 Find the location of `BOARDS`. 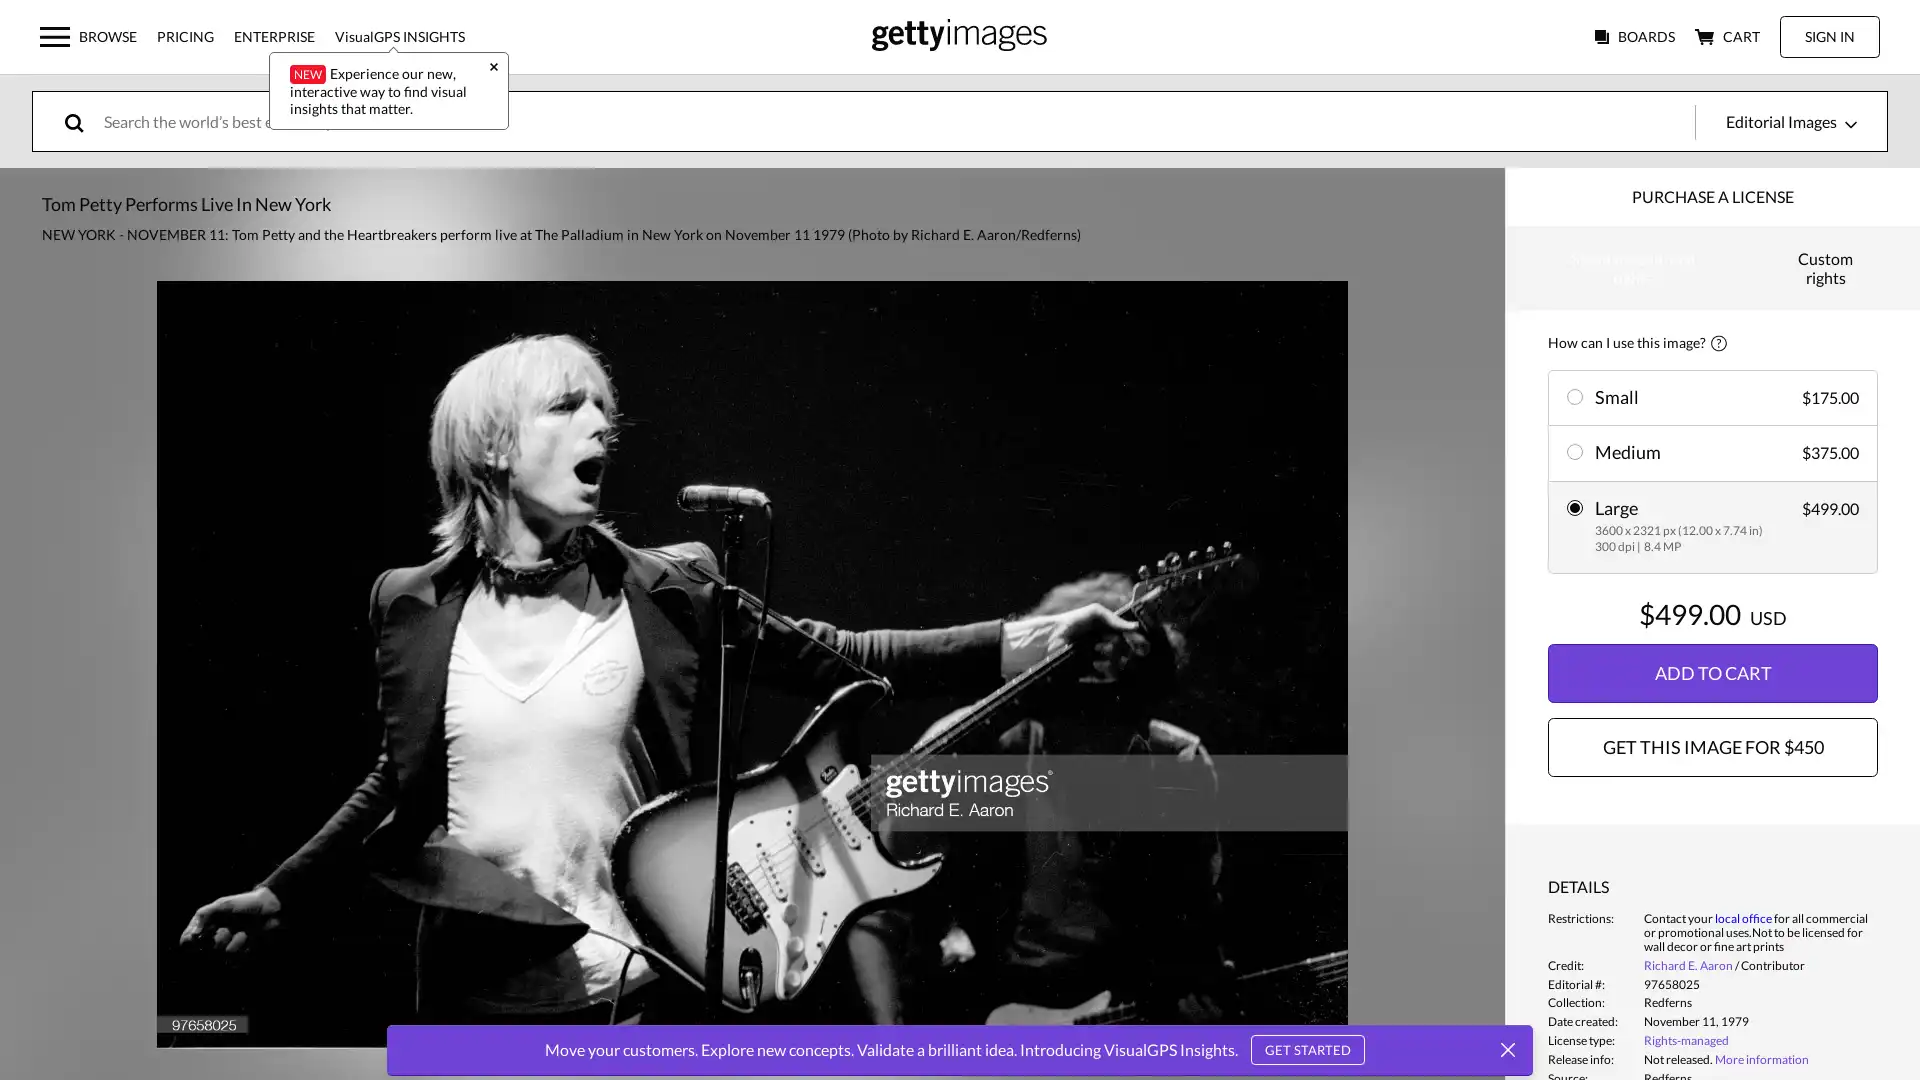

BOARDS is located at coordinates (1635, 36).